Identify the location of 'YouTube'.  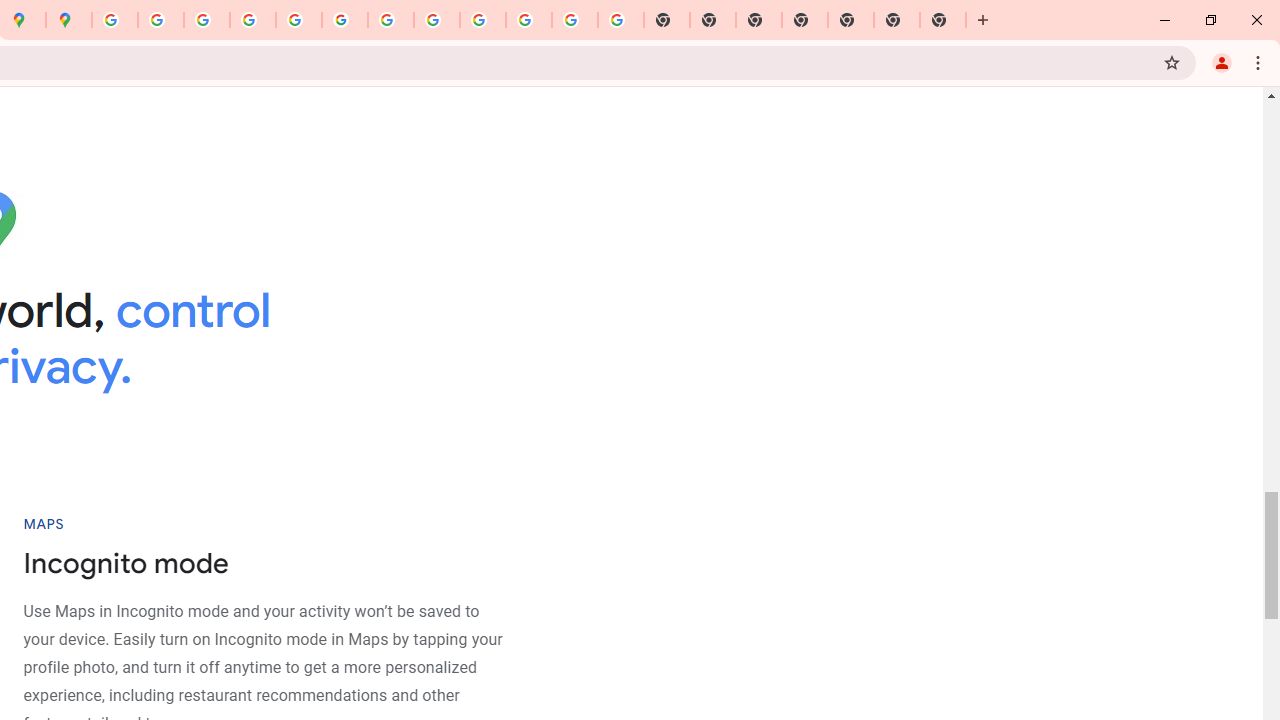
(390, 20).